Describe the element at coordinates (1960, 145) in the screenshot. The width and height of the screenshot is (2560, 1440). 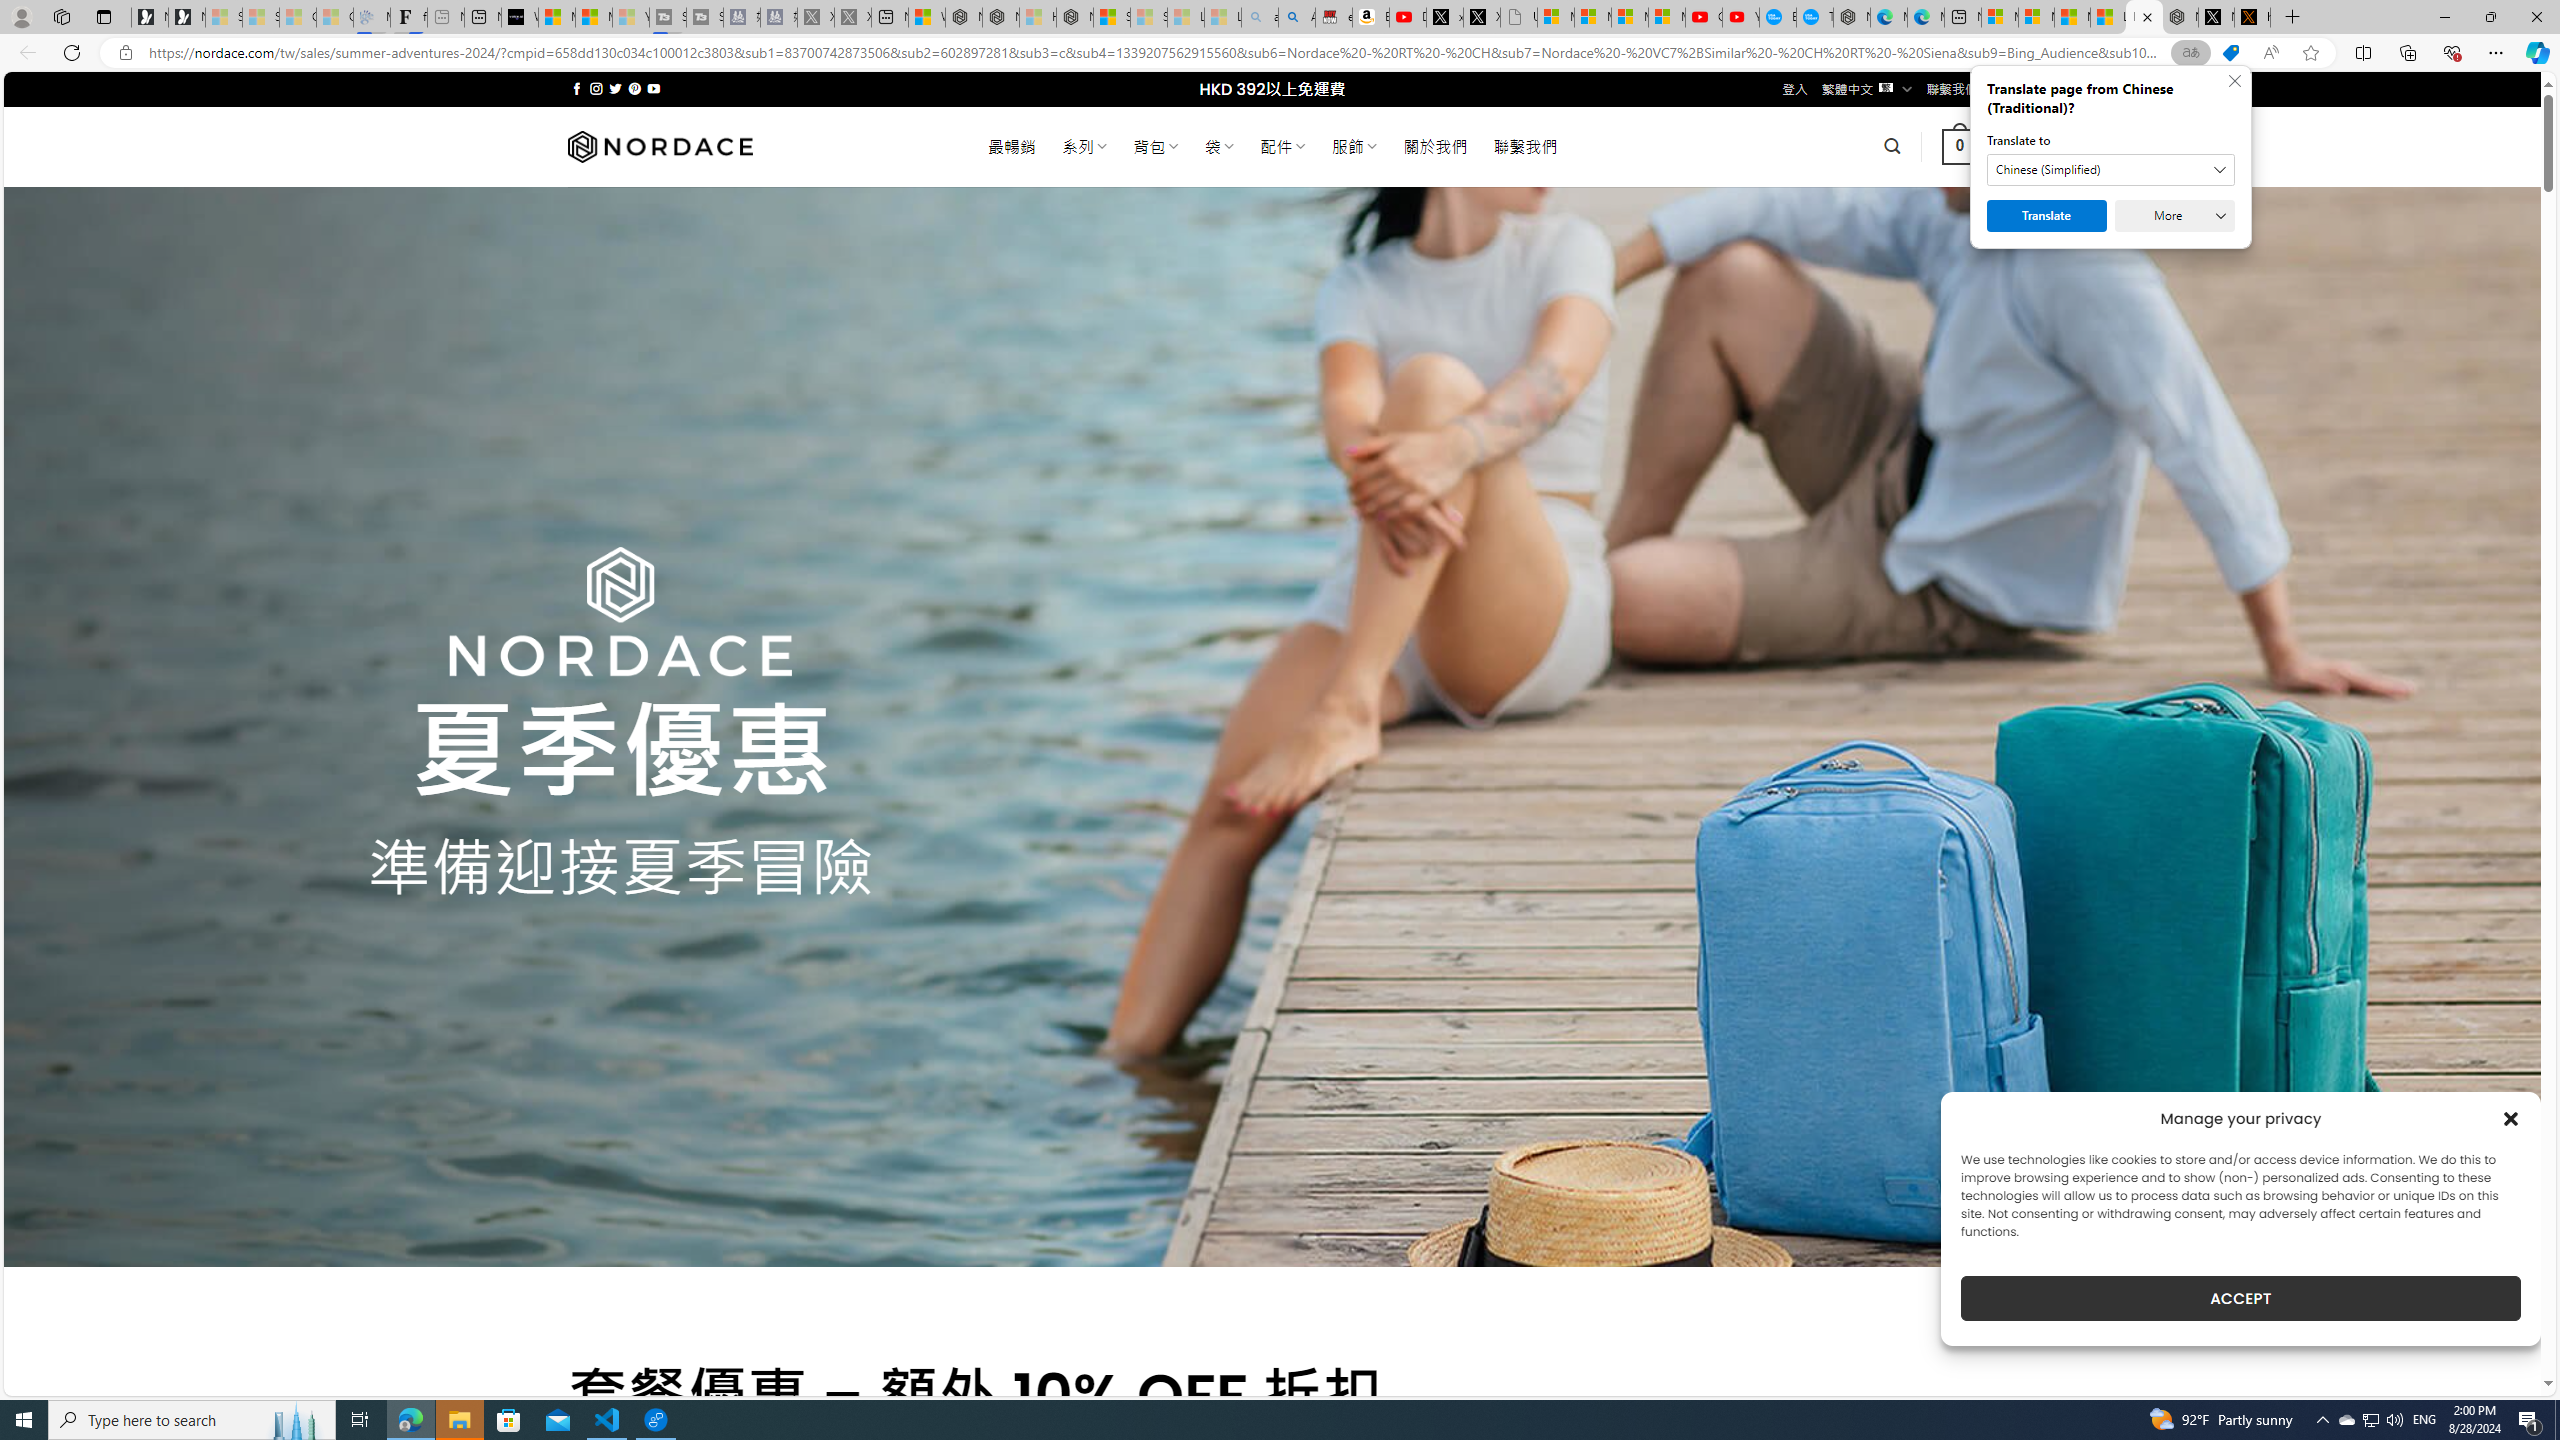
I see `' 0 '` at that location.